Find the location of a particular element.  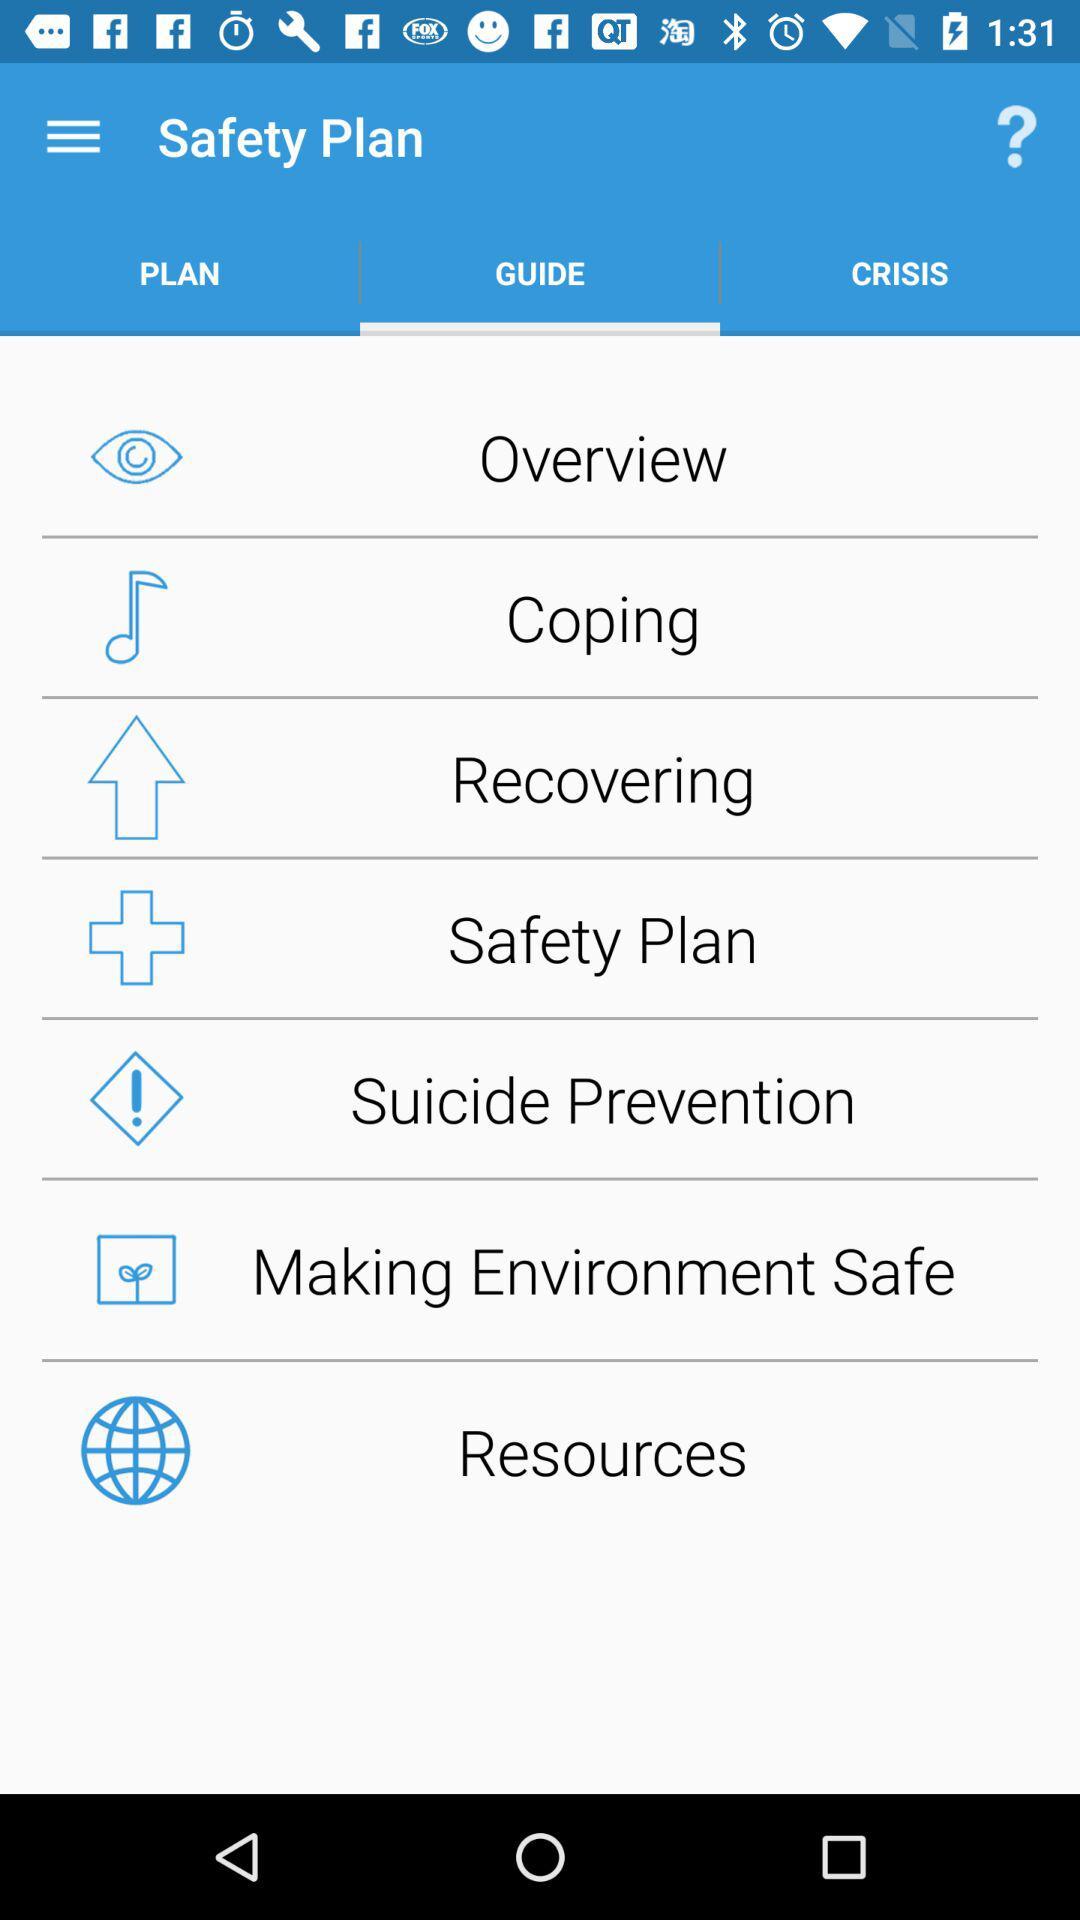

the app next to guide app is located at coordinates (1017, 135).